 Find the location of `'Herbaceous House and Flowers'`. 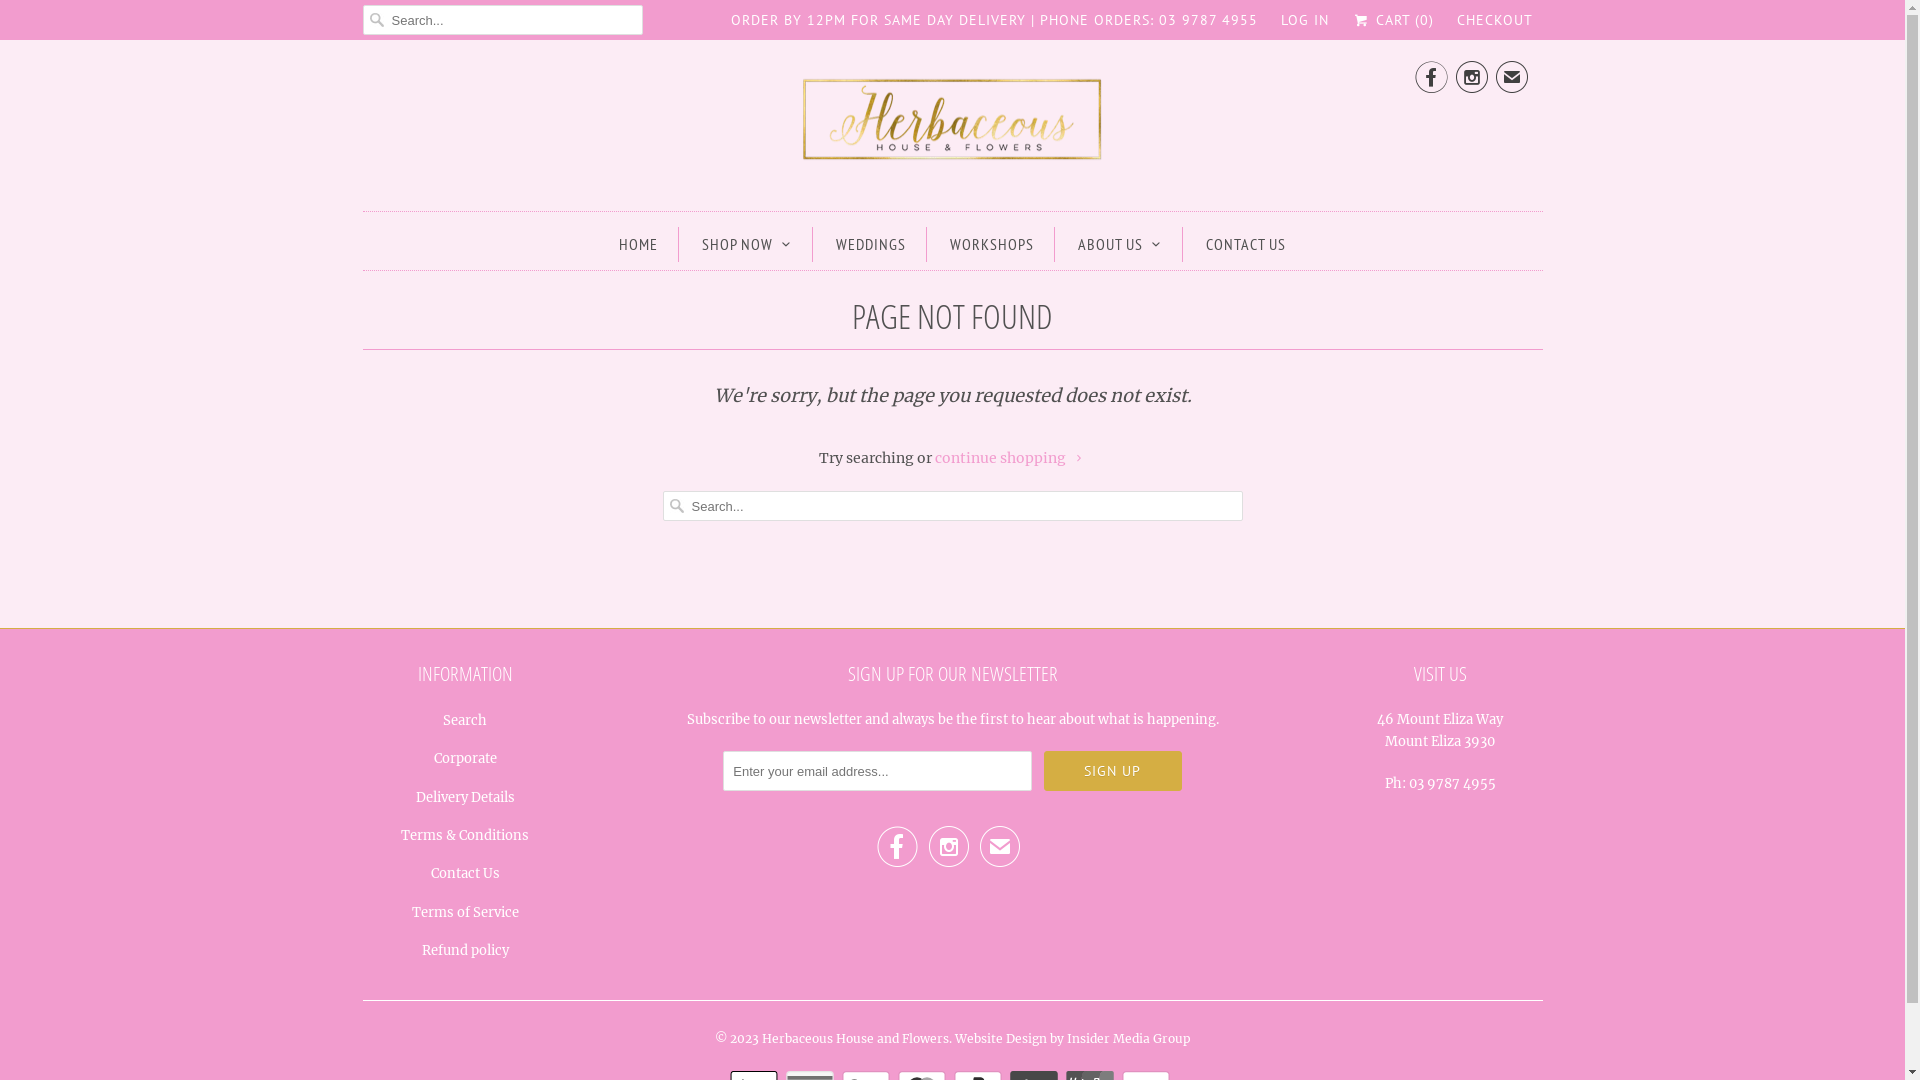

'Herbaceous House and Flowers' is located at coordinates (950, 123).